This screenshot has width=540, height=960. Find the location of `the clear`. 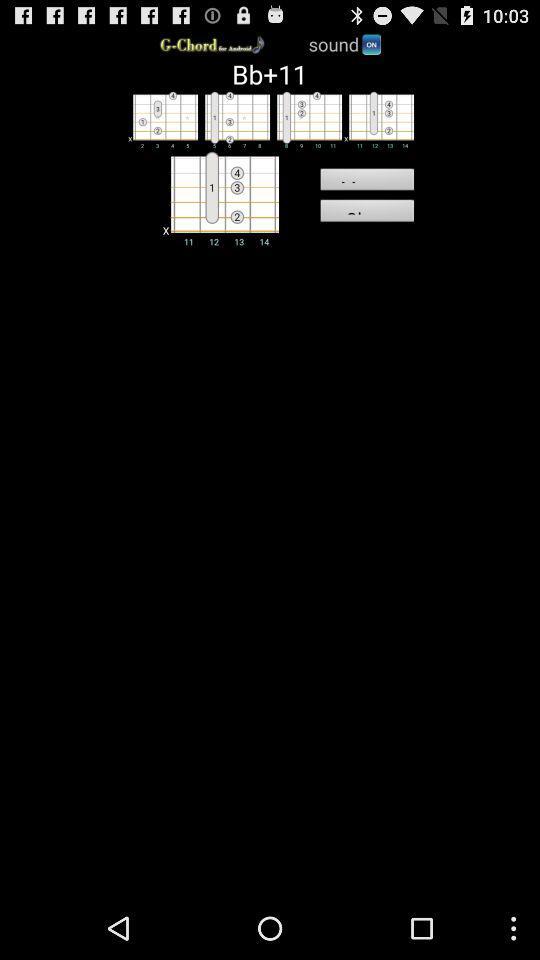

the clear is located at coordinates (366, 213).